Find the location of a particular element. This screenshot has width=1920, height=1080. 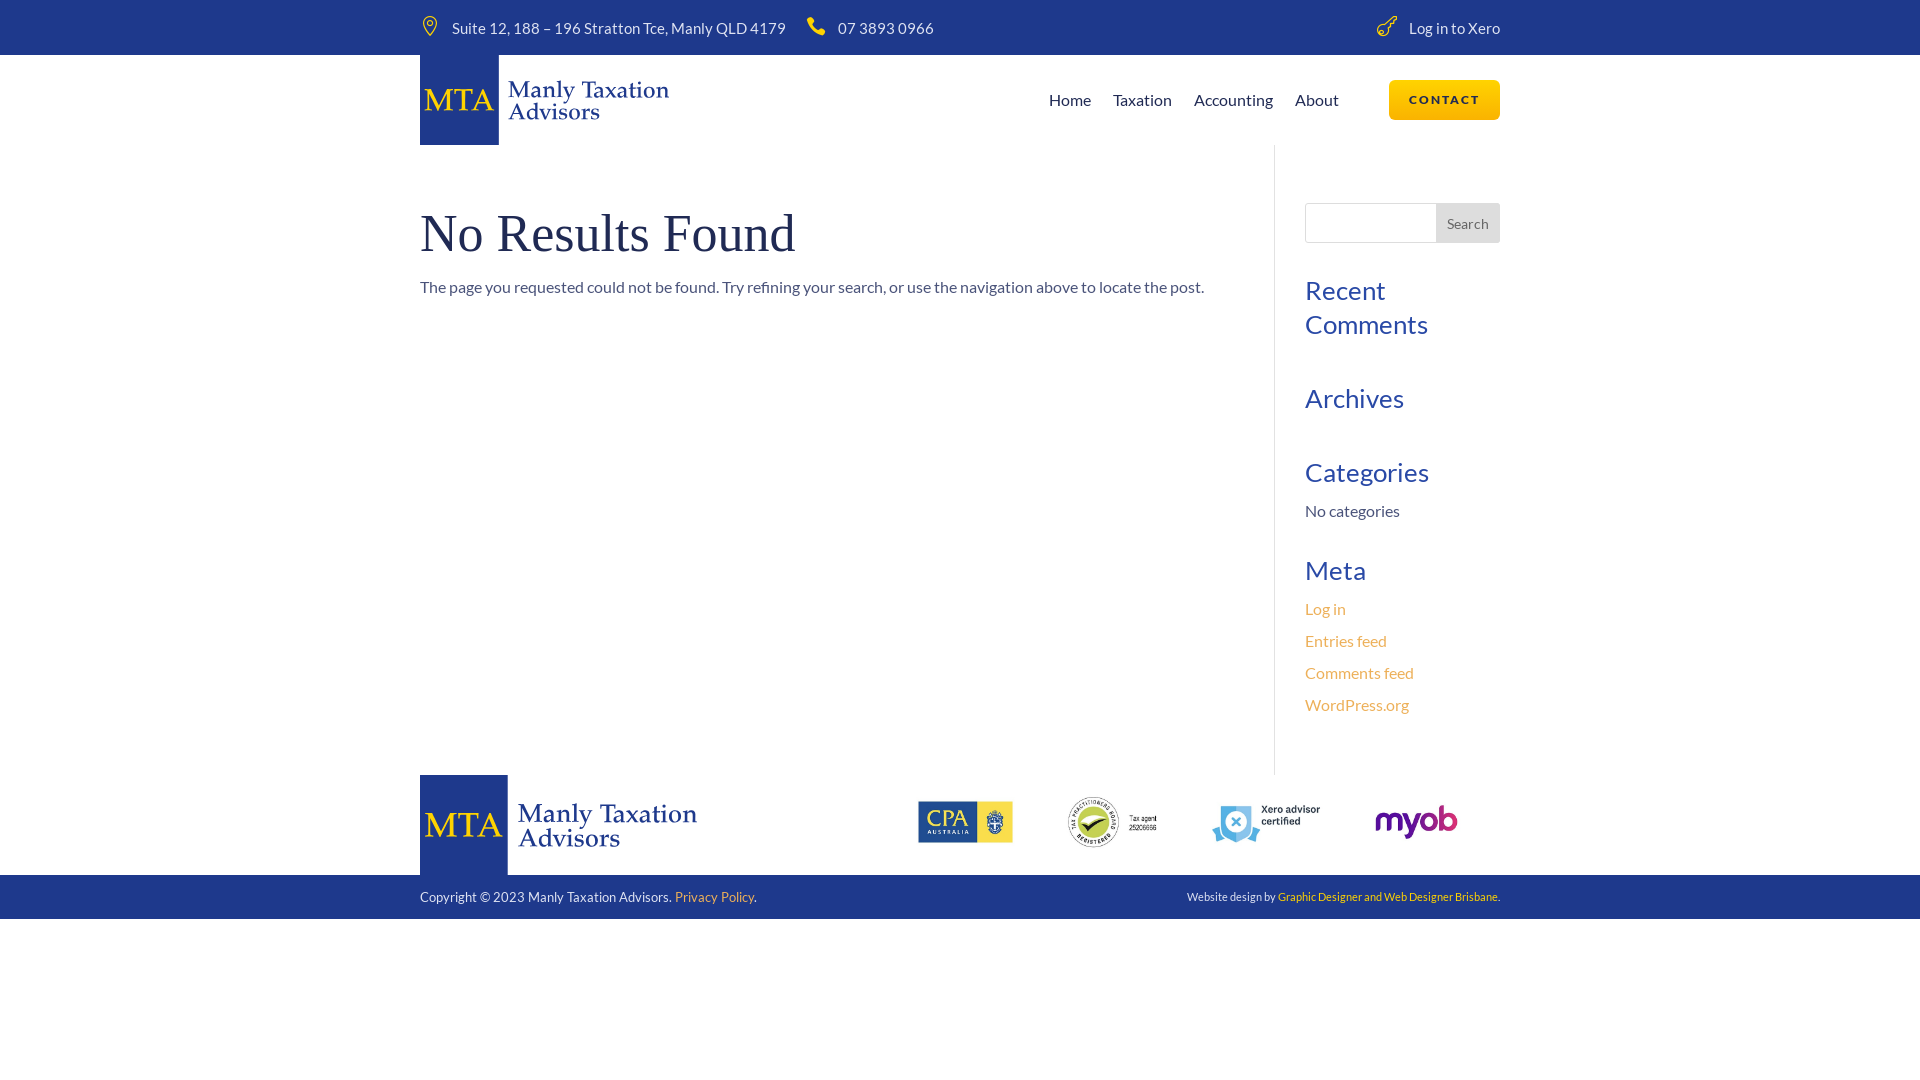

'Taxation' is located at coordinates (1142, 104).